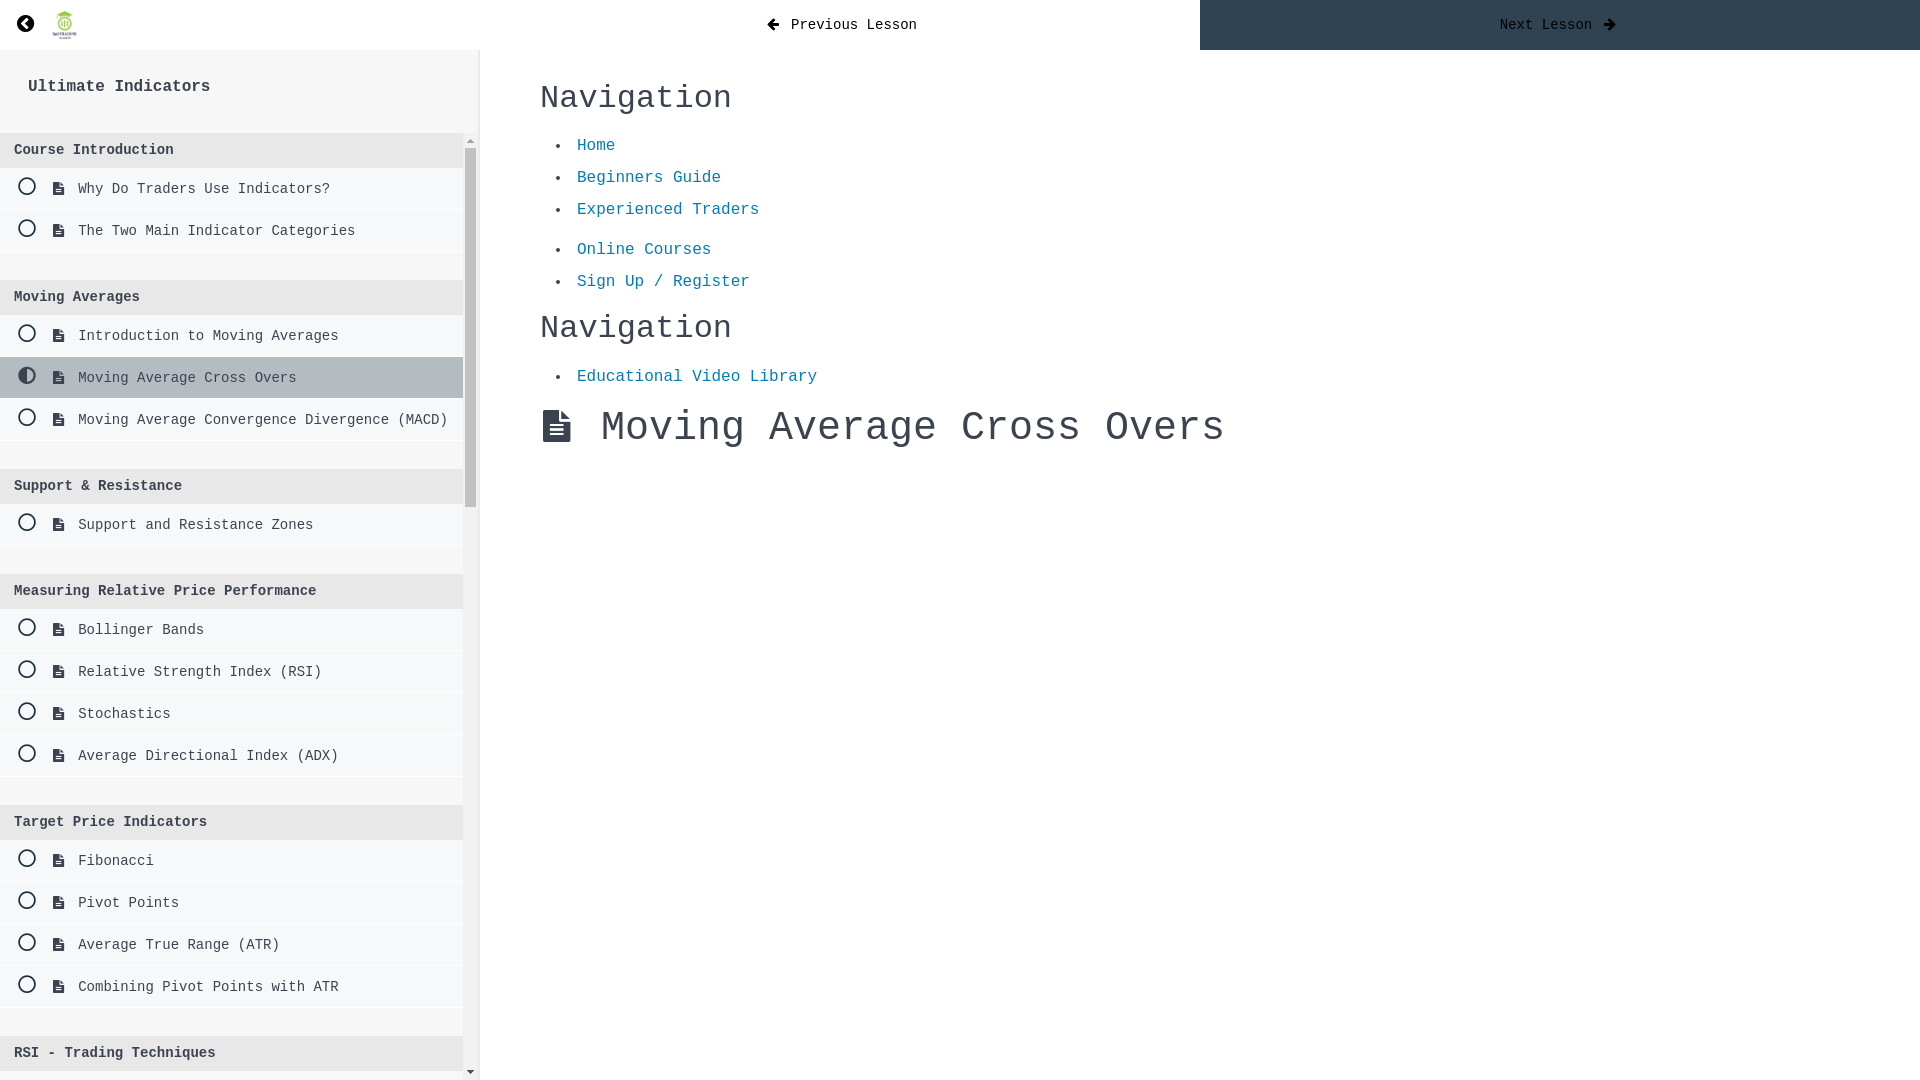  I want to click on 'Average Directional Index (ADX)', so click(231, 756).